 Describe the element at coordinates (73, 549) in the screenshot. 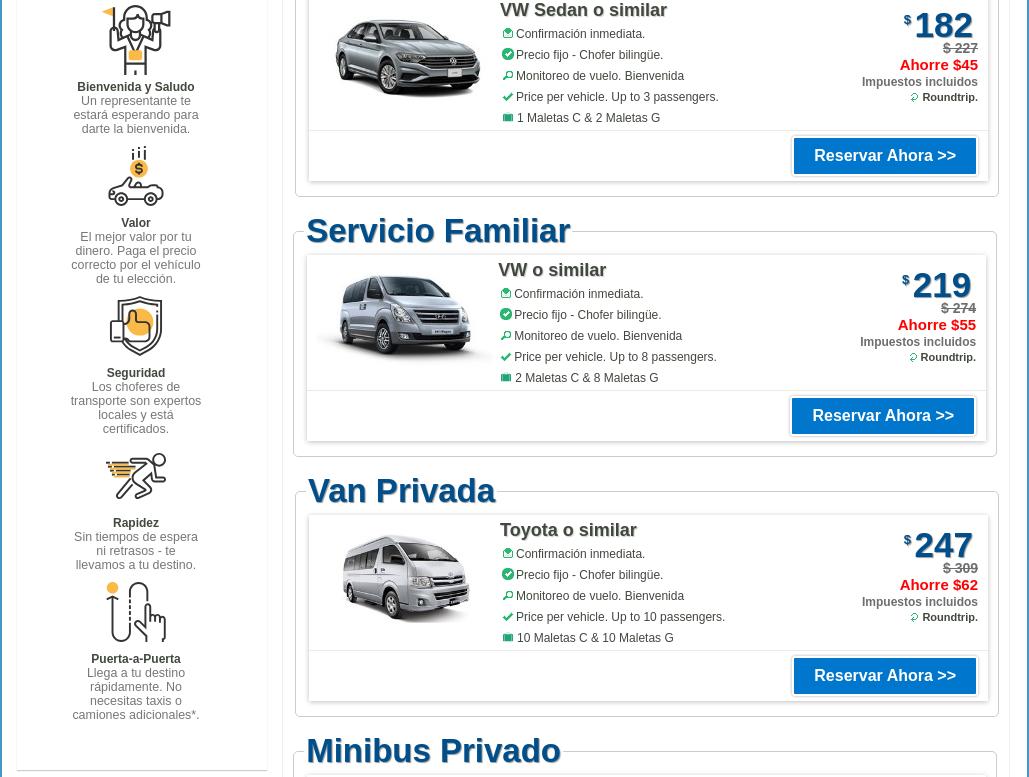

I see `'Sin tiempos de espera ni retrasos - te llevamos a tu destino.'` at that location.